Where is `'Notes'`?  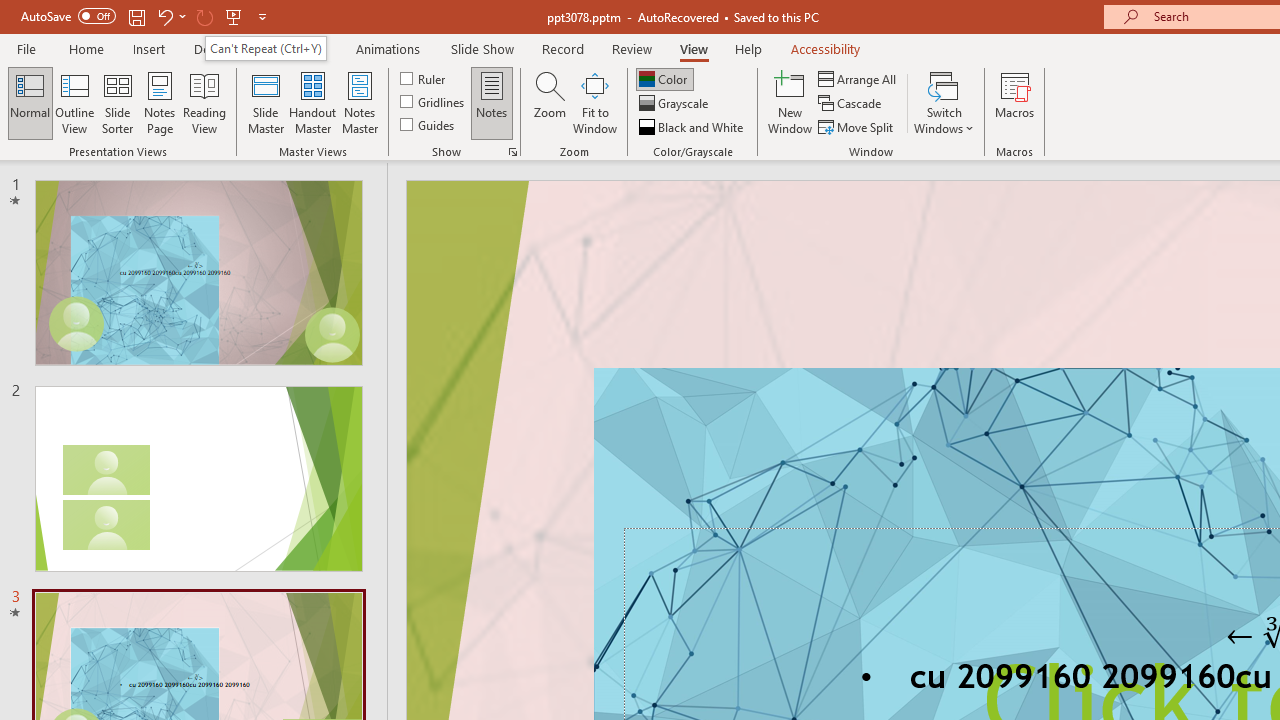 'Notes' is located at coordinates (492, 103).